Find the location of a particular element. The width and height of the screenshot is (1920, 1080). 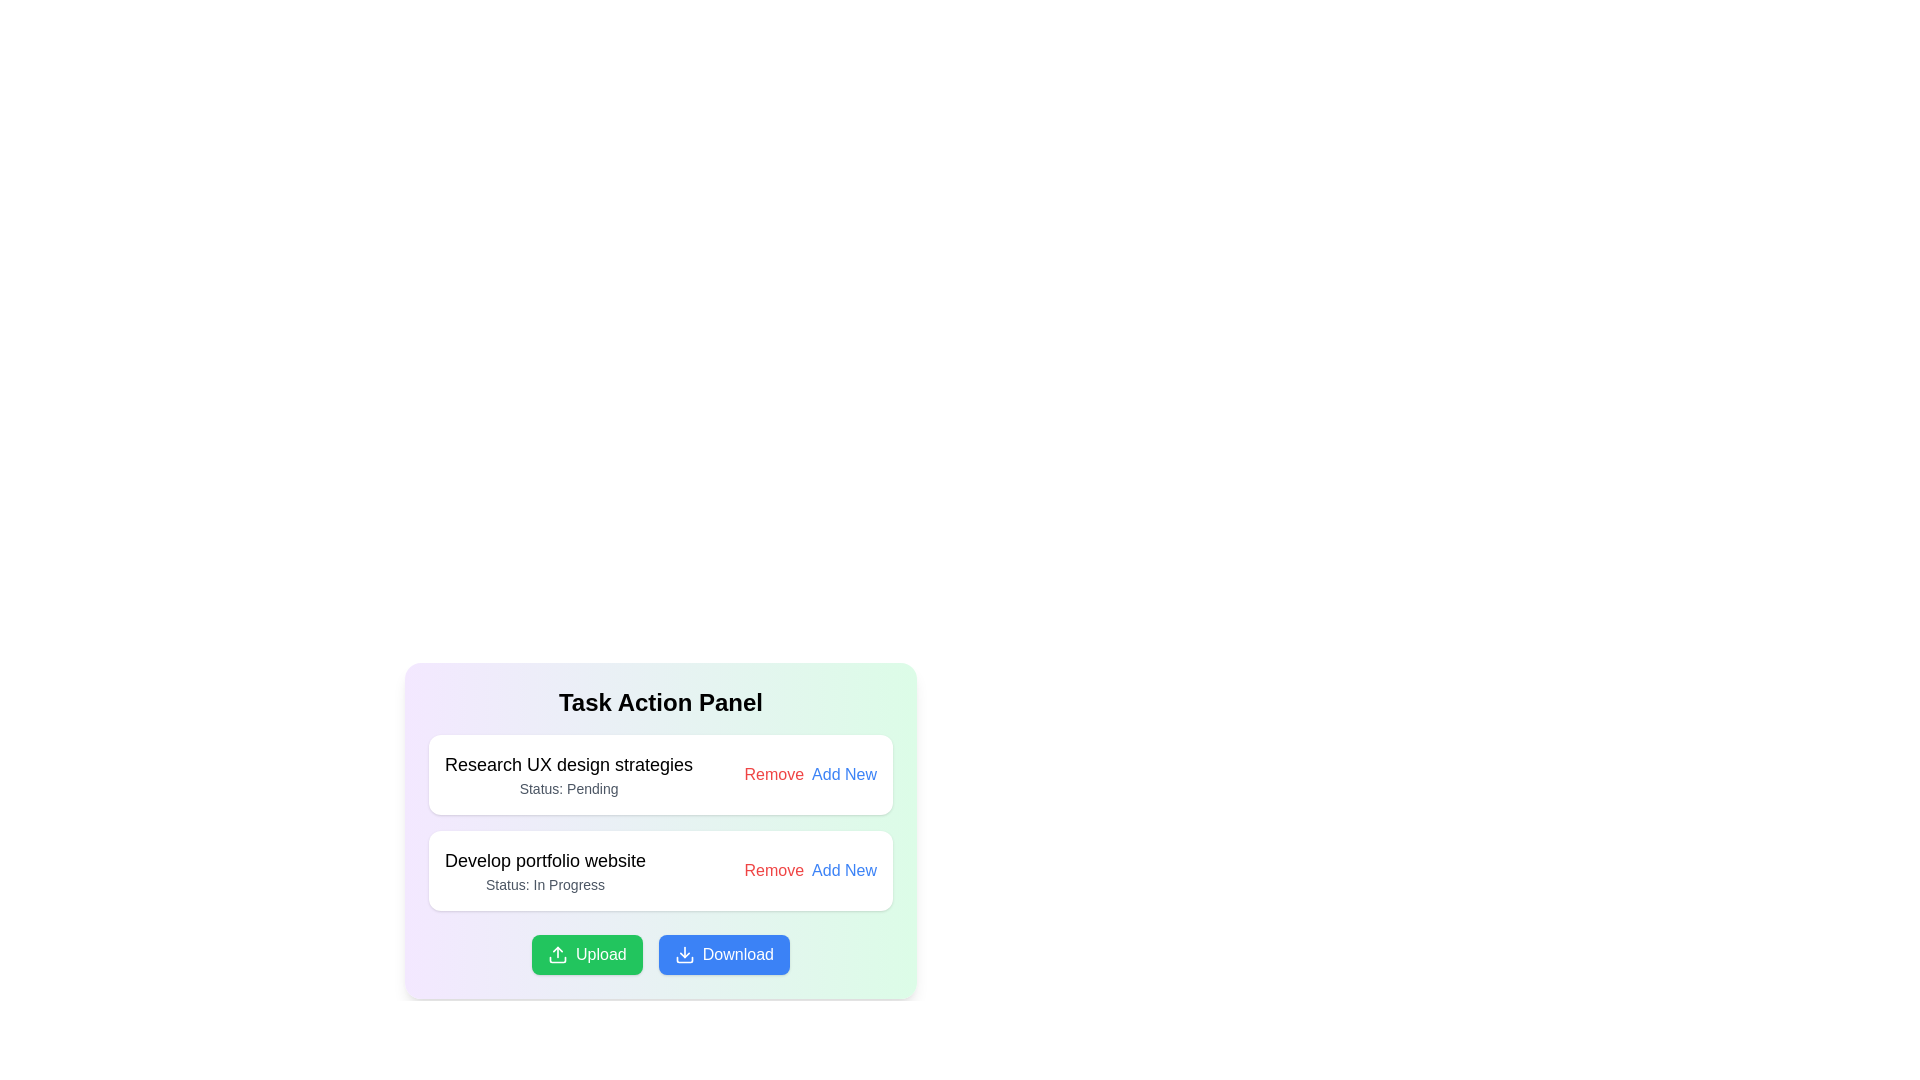

the 'Download' button located at the bottom of the 'Task Action Panel', which is part of a composite element containing two interactive buttons is located at coordinates (661, 954).